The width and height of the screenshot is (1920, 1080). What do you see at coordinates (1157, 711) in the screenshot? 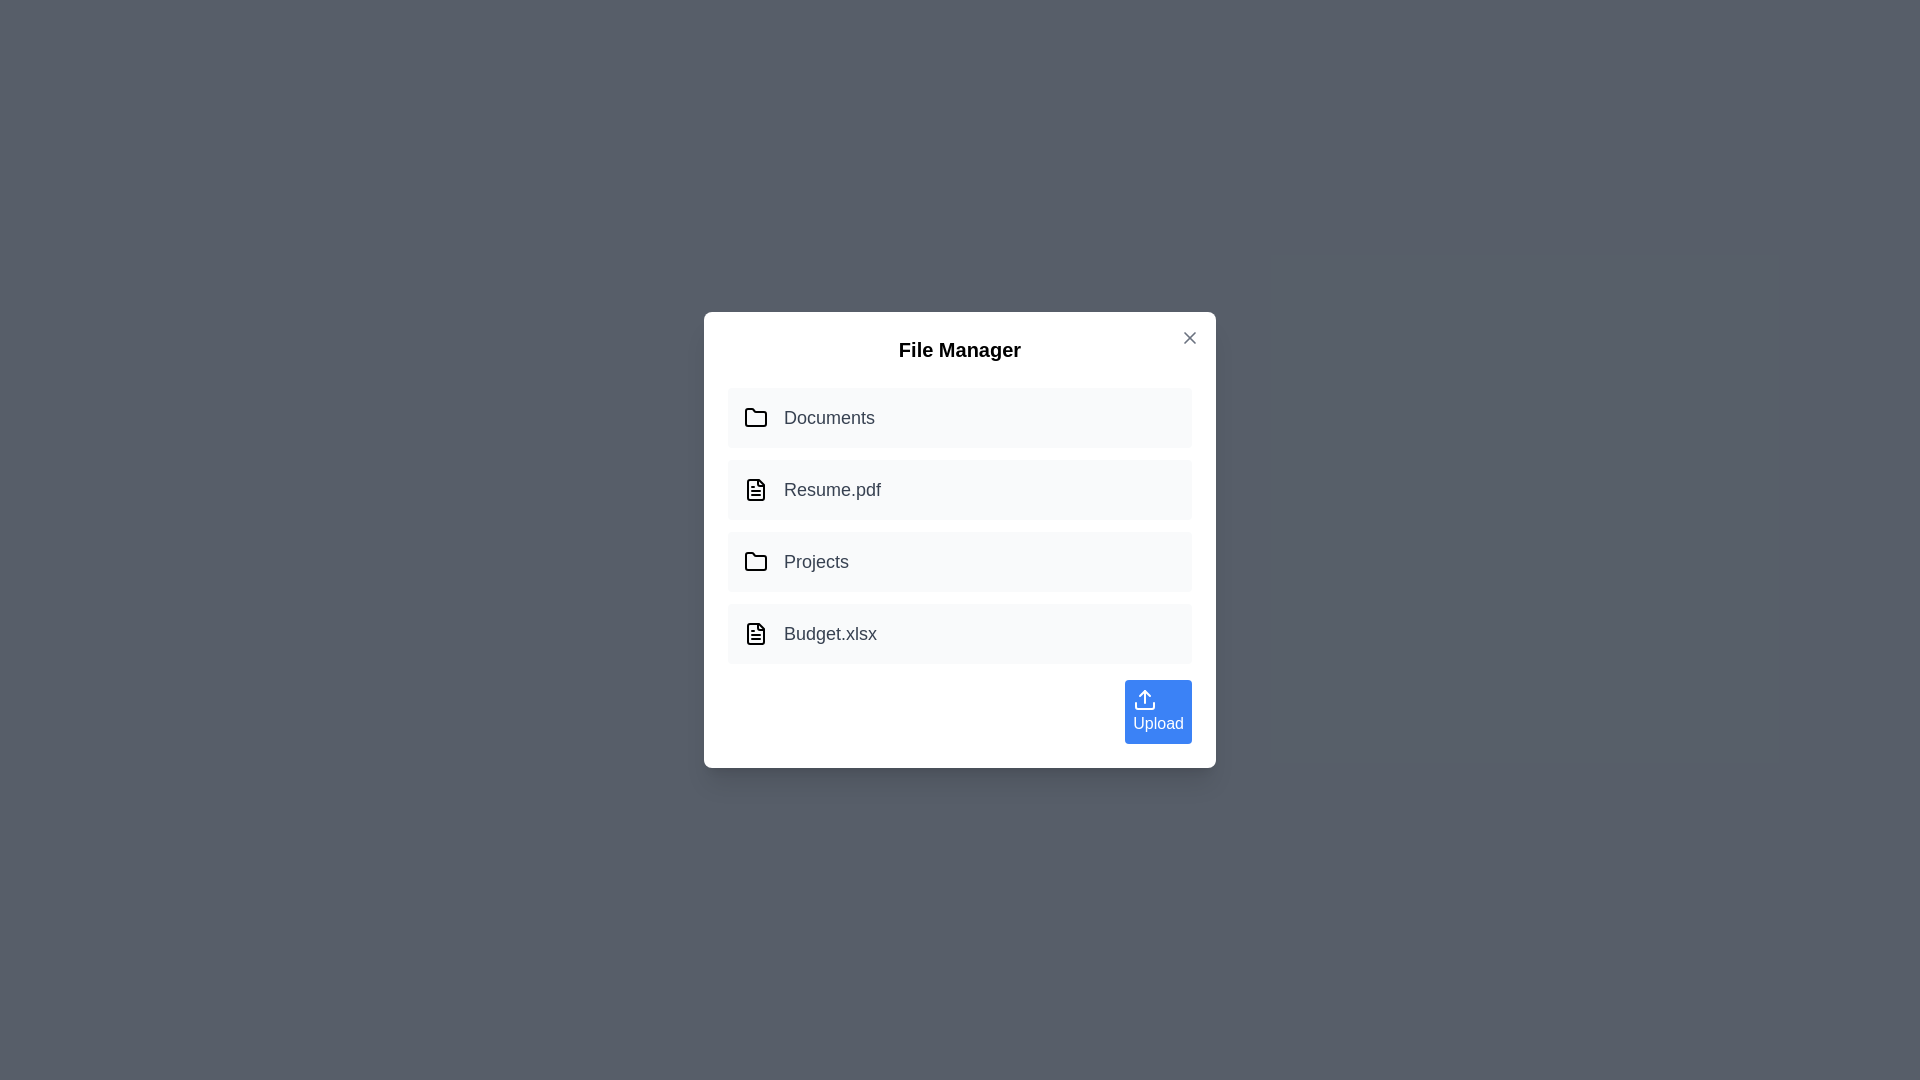
I see `the upload button to initiate file upload` at bounding box center [1157, 711].